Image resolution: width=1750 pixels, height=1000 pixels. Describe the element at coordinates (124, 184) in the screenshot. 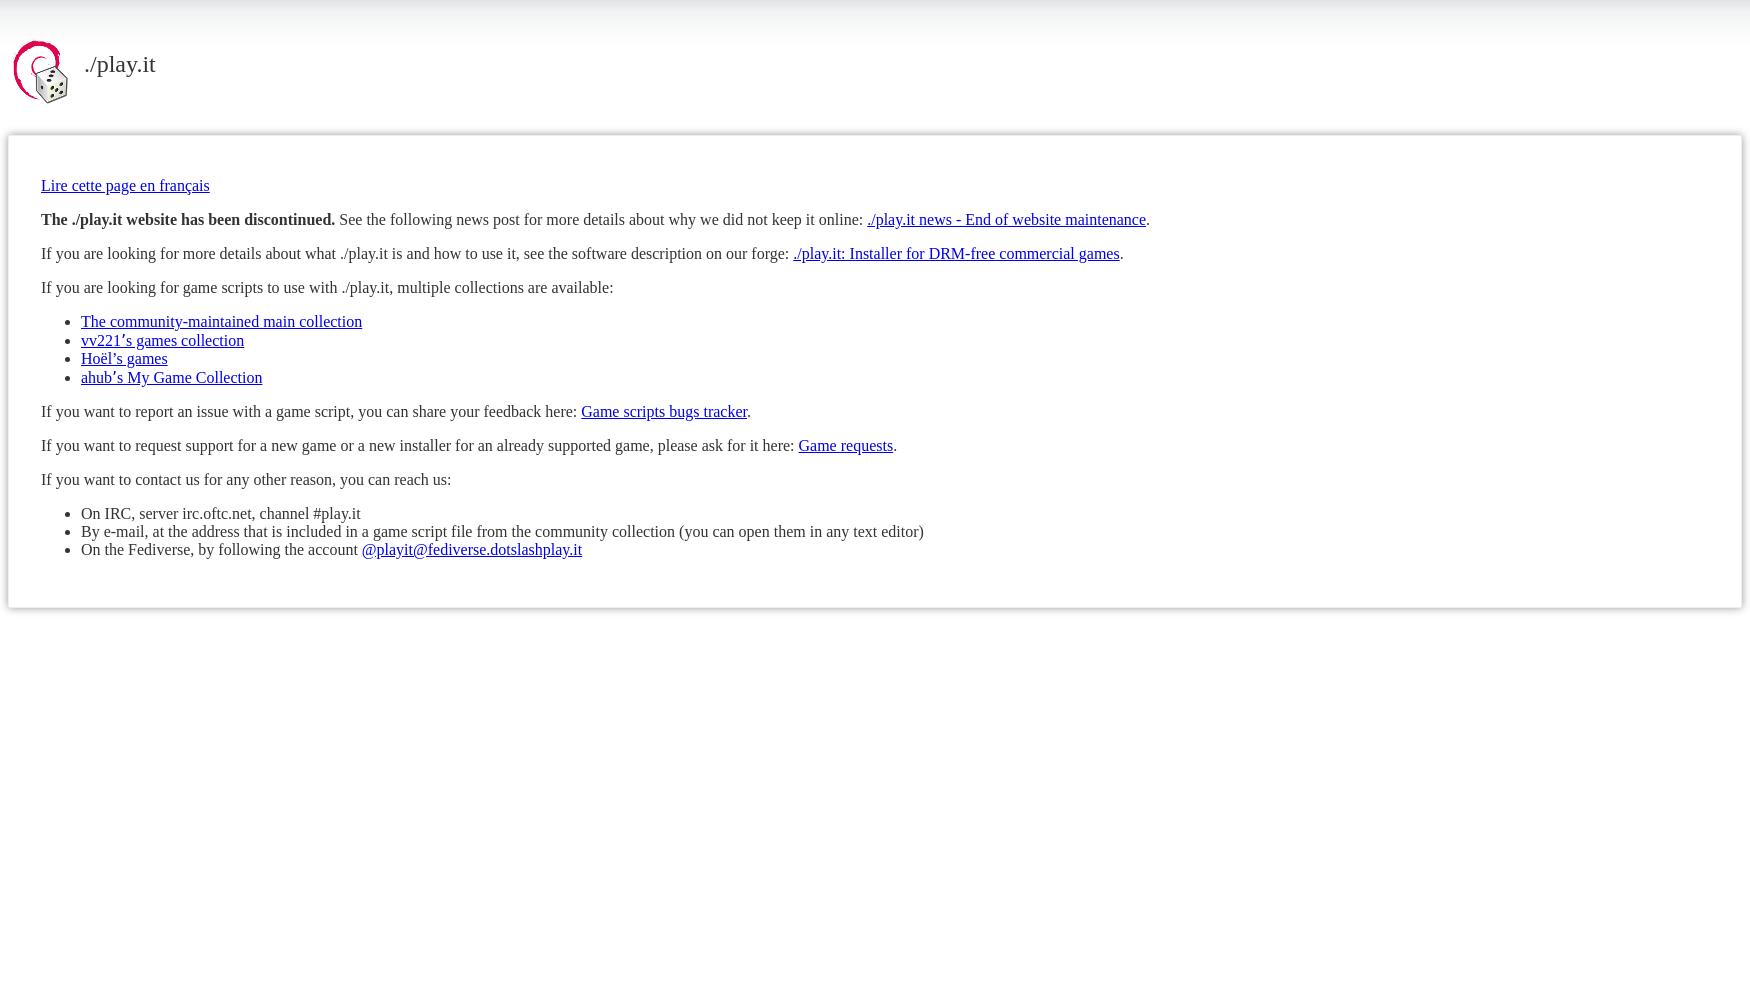

I see `'Lire cette page en français'` at that location.